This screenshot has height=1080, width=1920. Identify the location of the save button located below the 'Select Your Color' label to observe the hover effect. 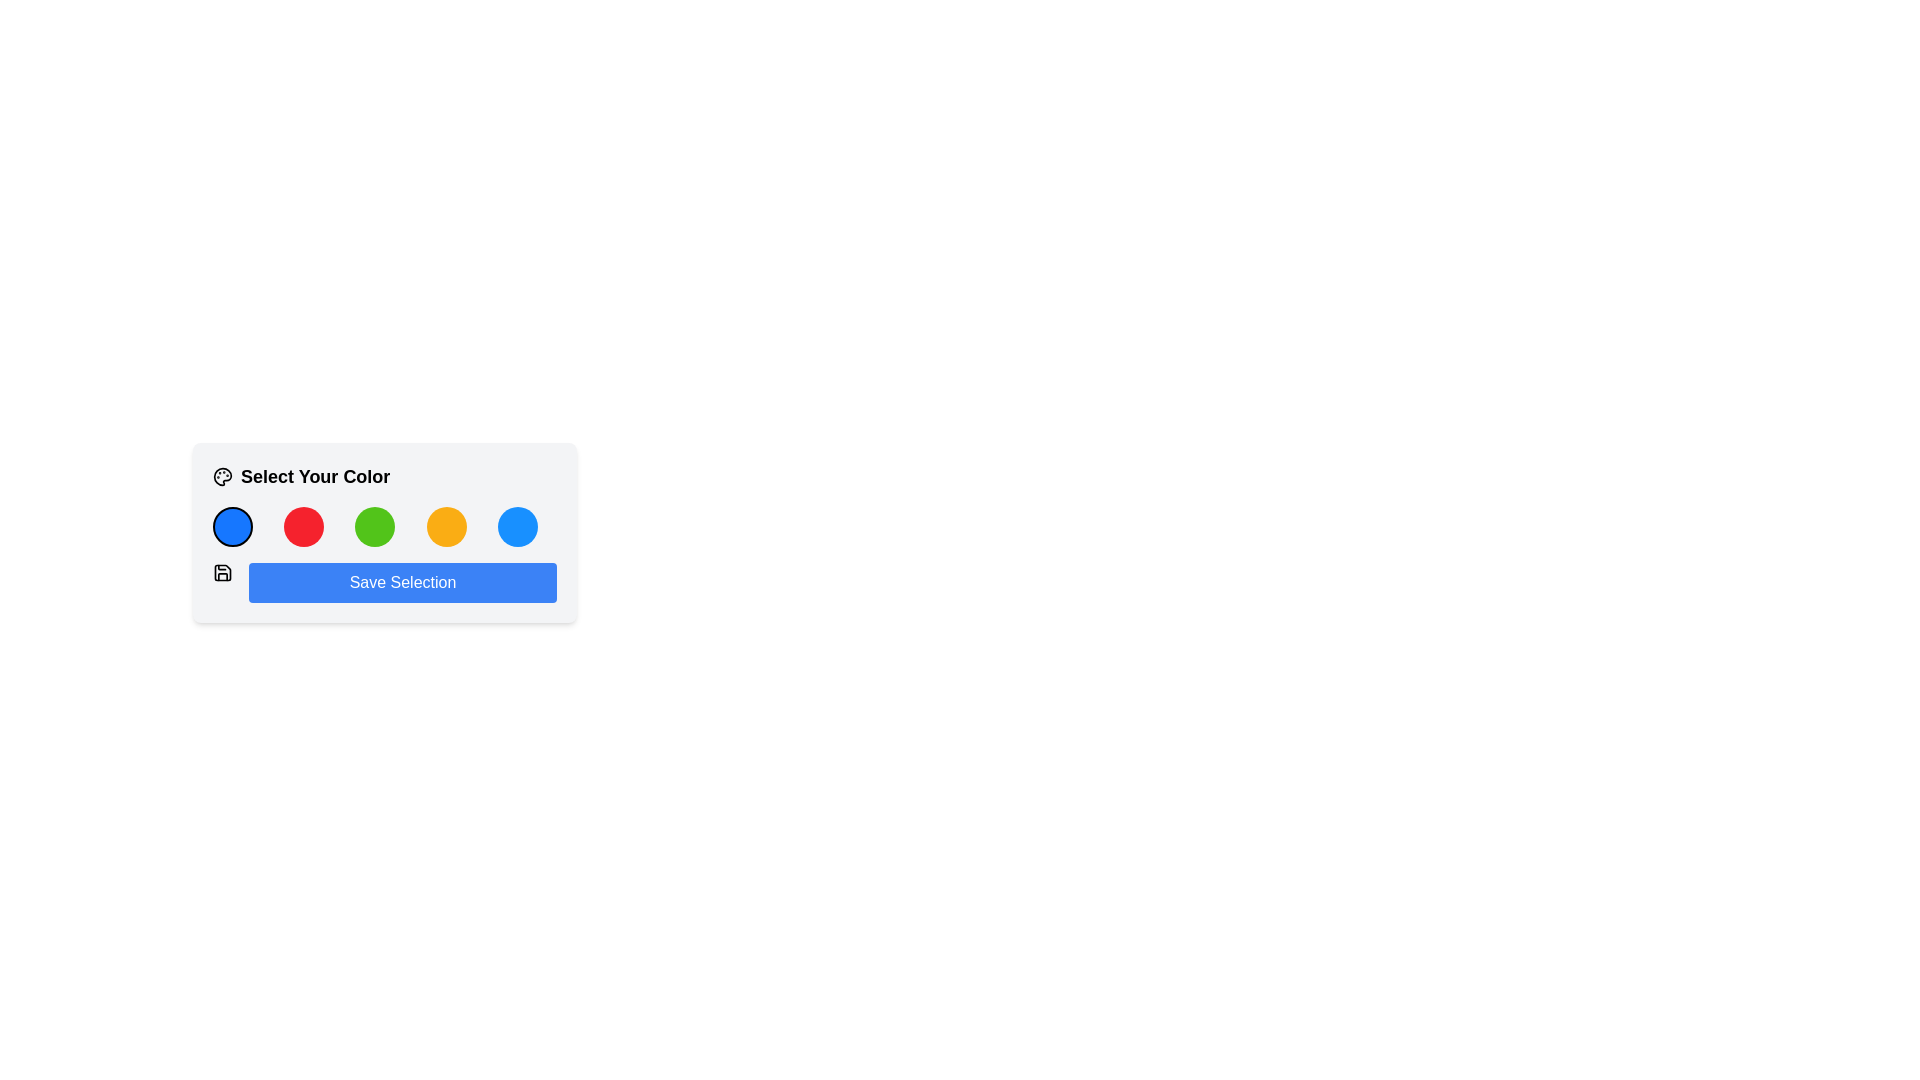
(402, 582).